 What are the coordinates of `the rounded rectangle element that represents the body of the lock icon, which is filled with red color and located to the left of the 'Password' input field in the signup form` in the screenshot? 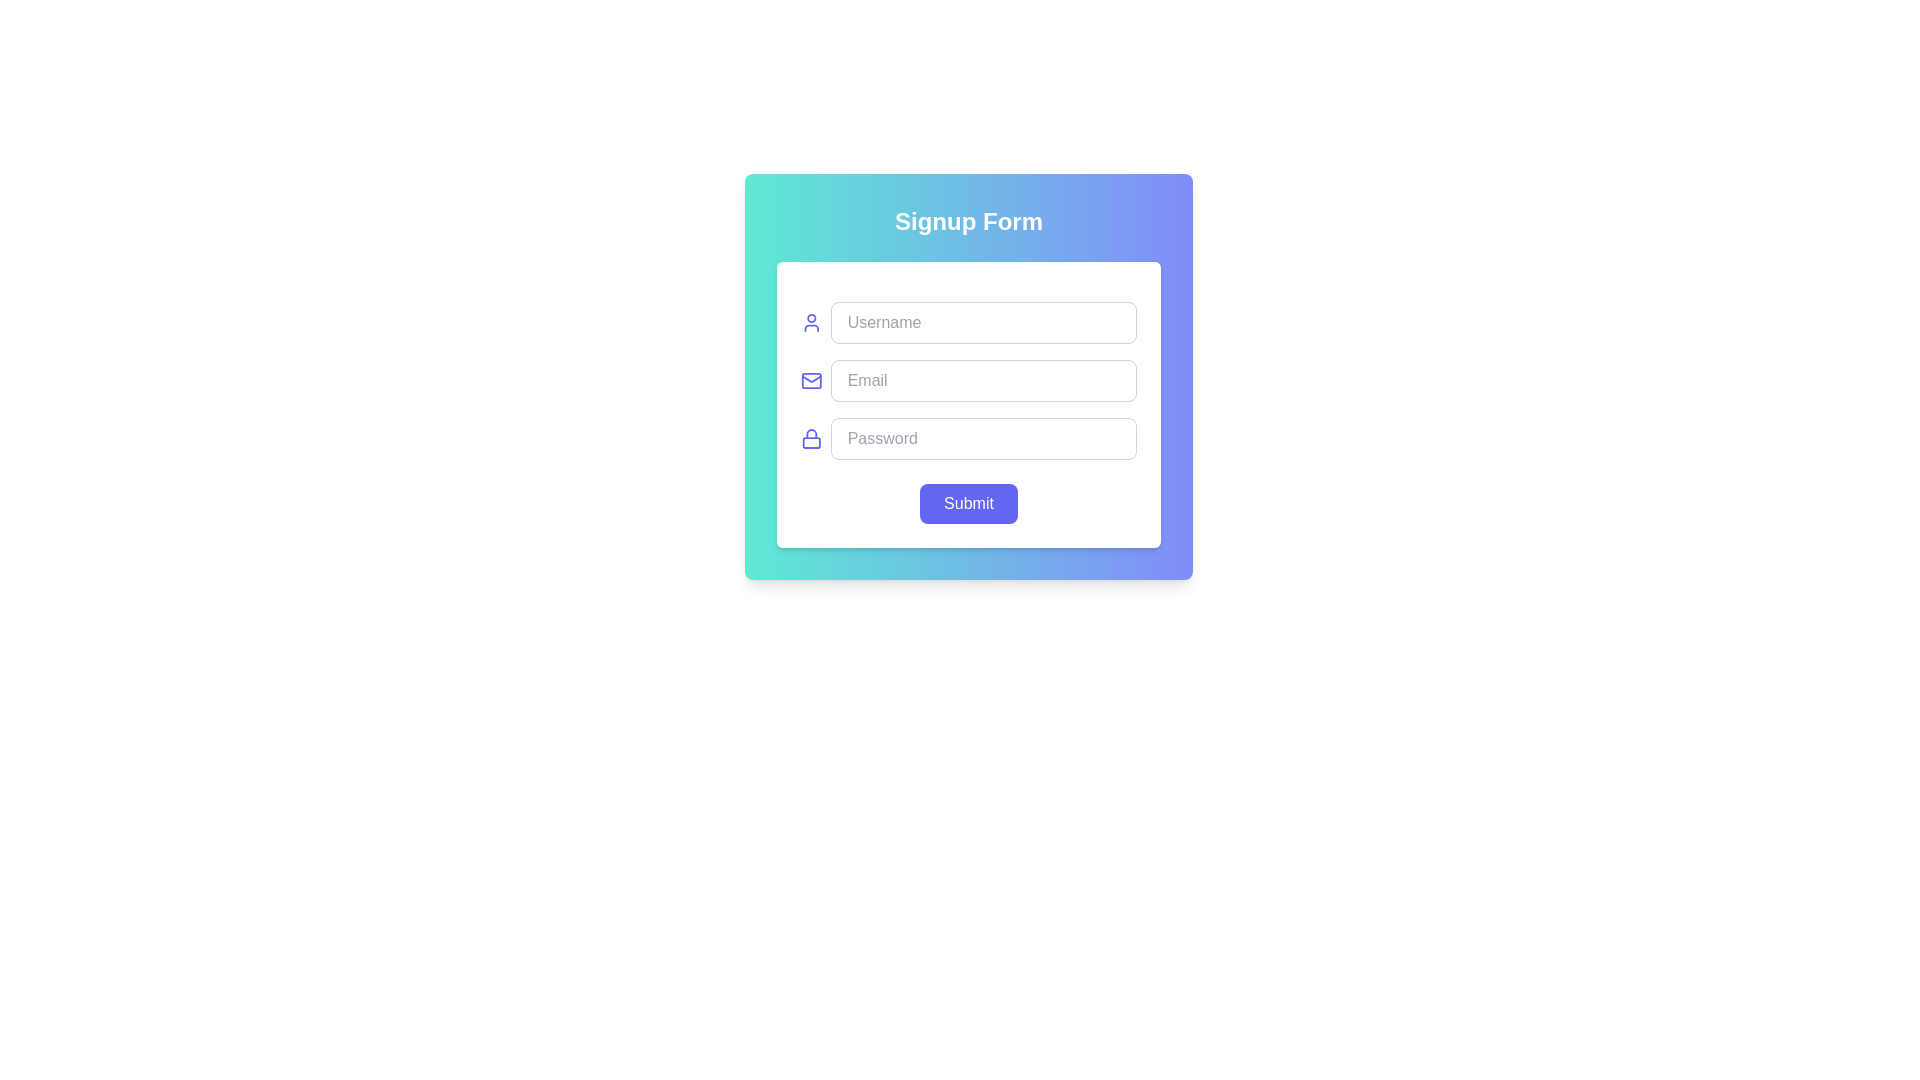 It's located at (811, 442).